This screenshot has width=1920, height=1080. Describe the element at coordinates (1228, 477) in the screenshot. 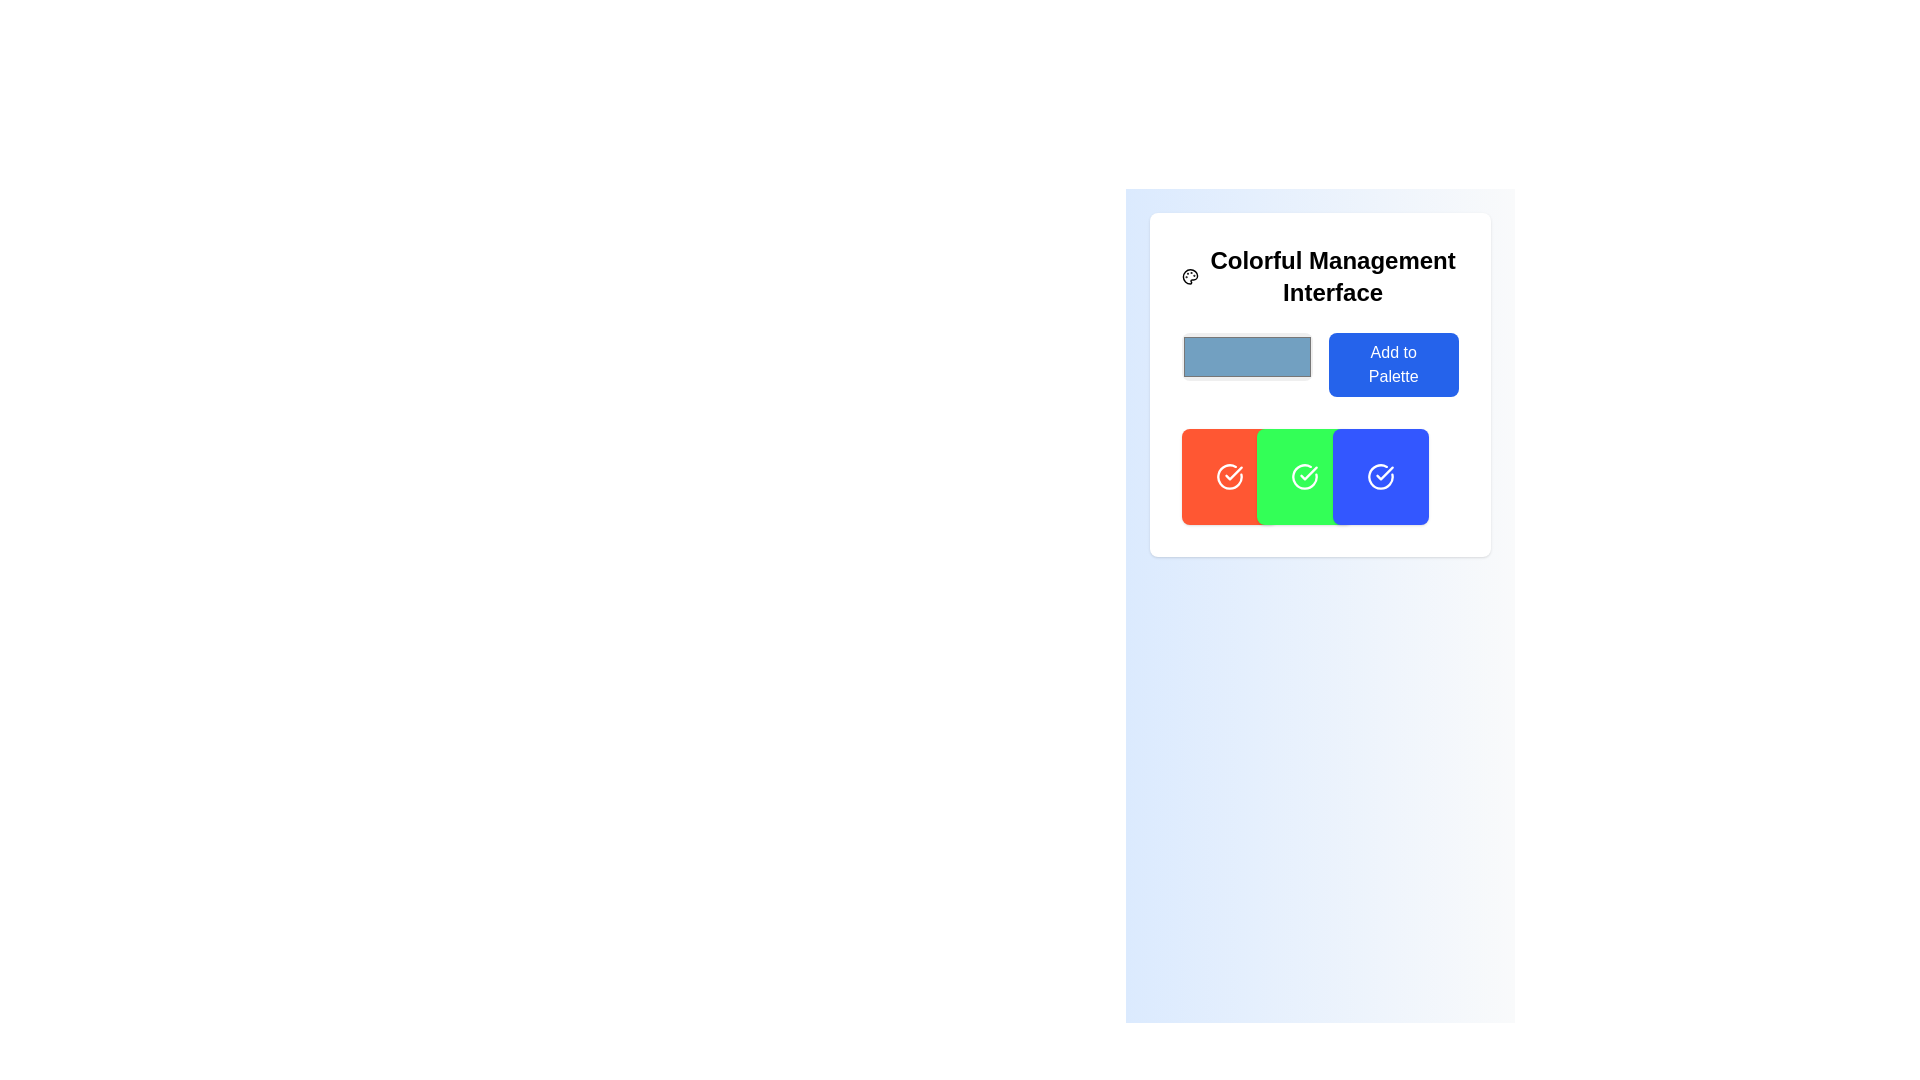

I see `the first square button with a bright red background and a white circular checkmark icon, located below the main interface title` at that location.